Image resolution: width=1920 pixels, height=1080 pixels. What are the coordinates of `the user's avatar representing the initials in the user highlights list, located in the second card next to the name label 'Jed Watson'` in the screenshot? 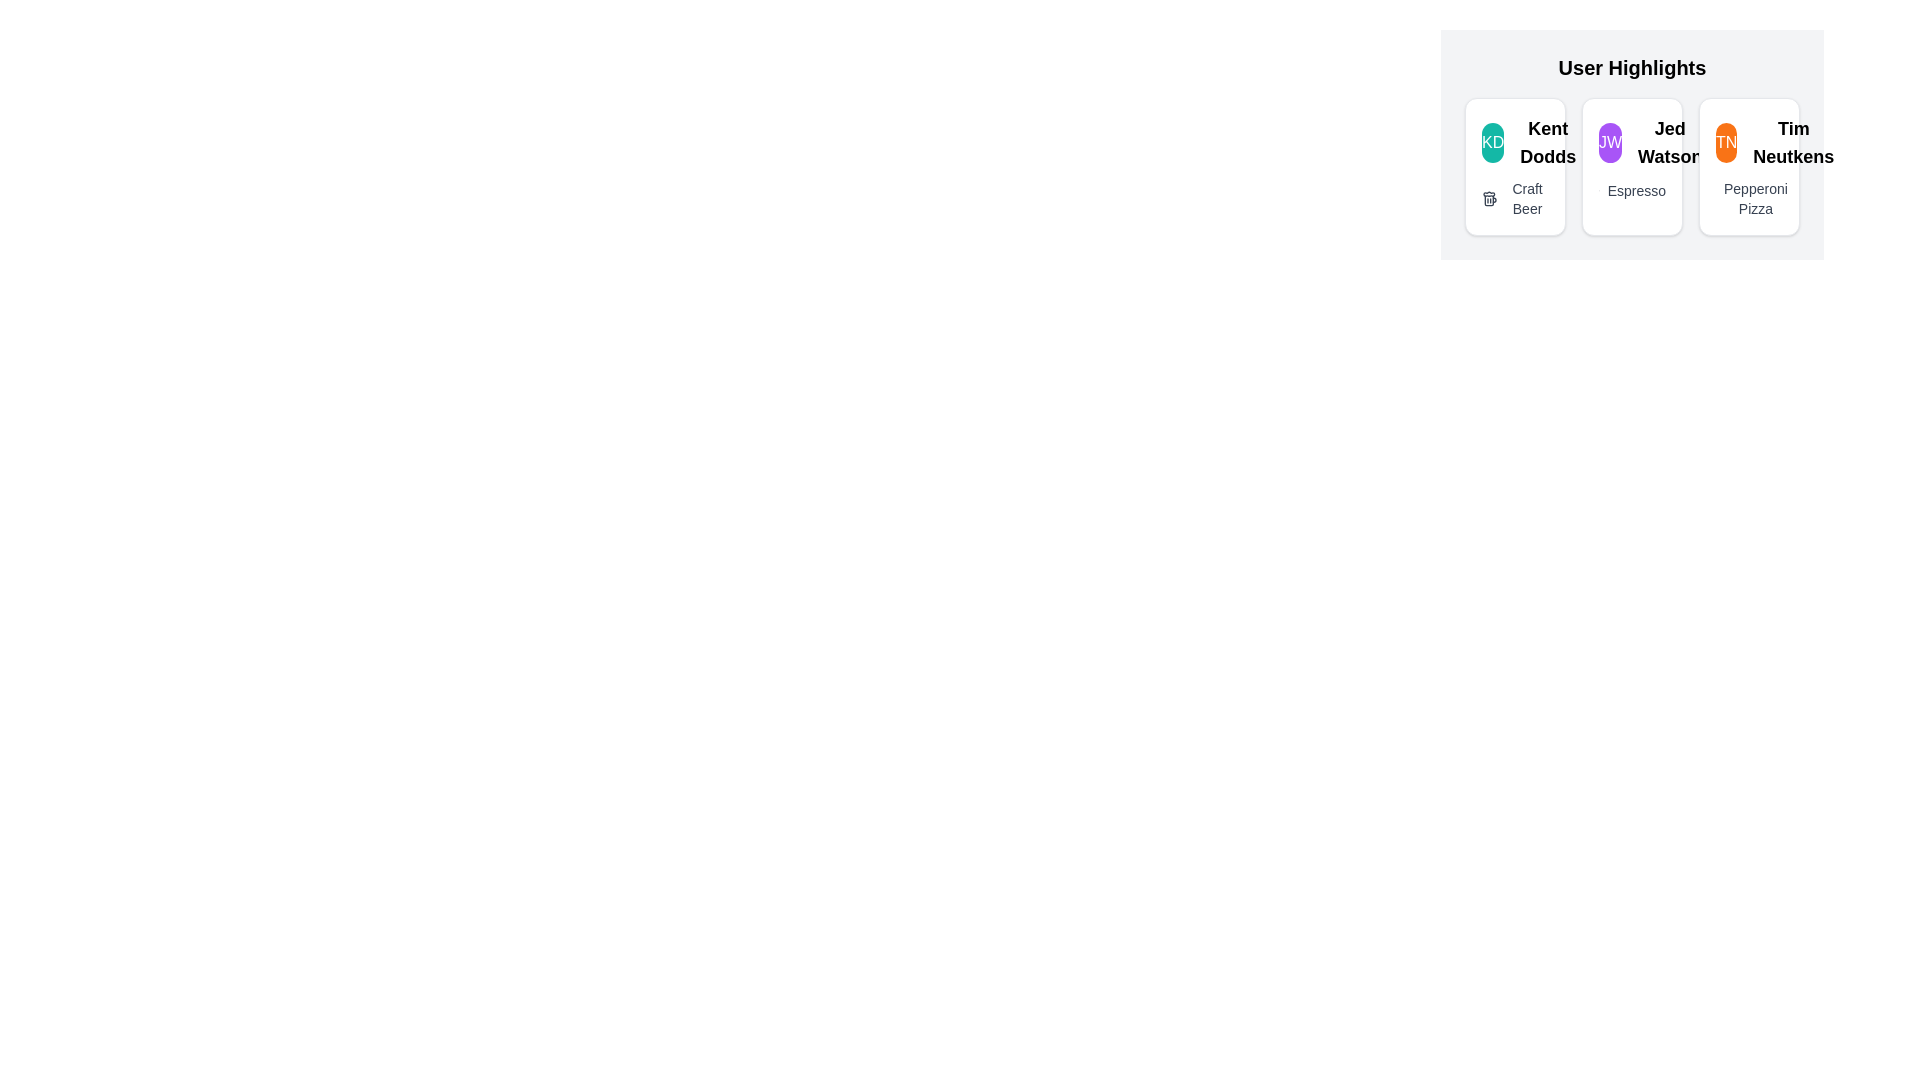 It's located at (1610, 141).